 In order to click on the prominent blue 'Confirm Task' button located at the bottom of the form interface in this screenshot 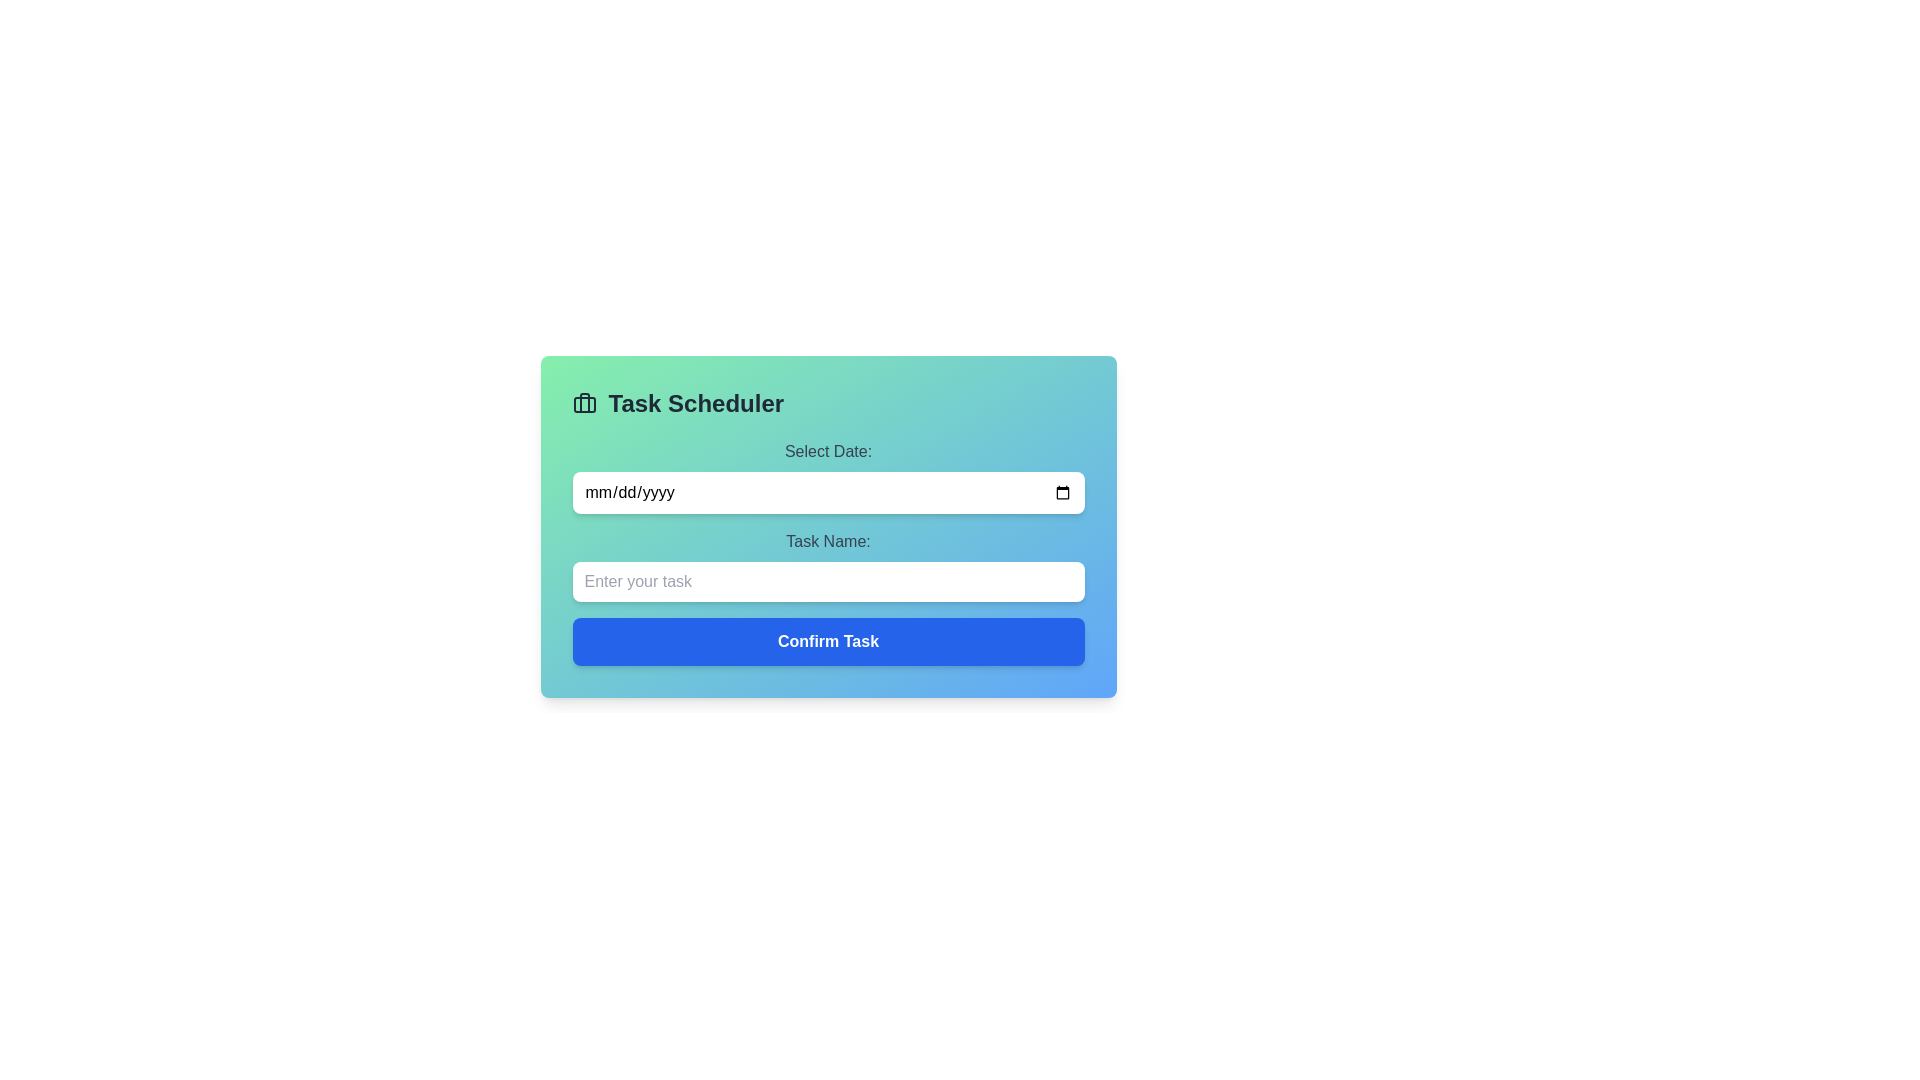, I will do `click(828, 641)`.